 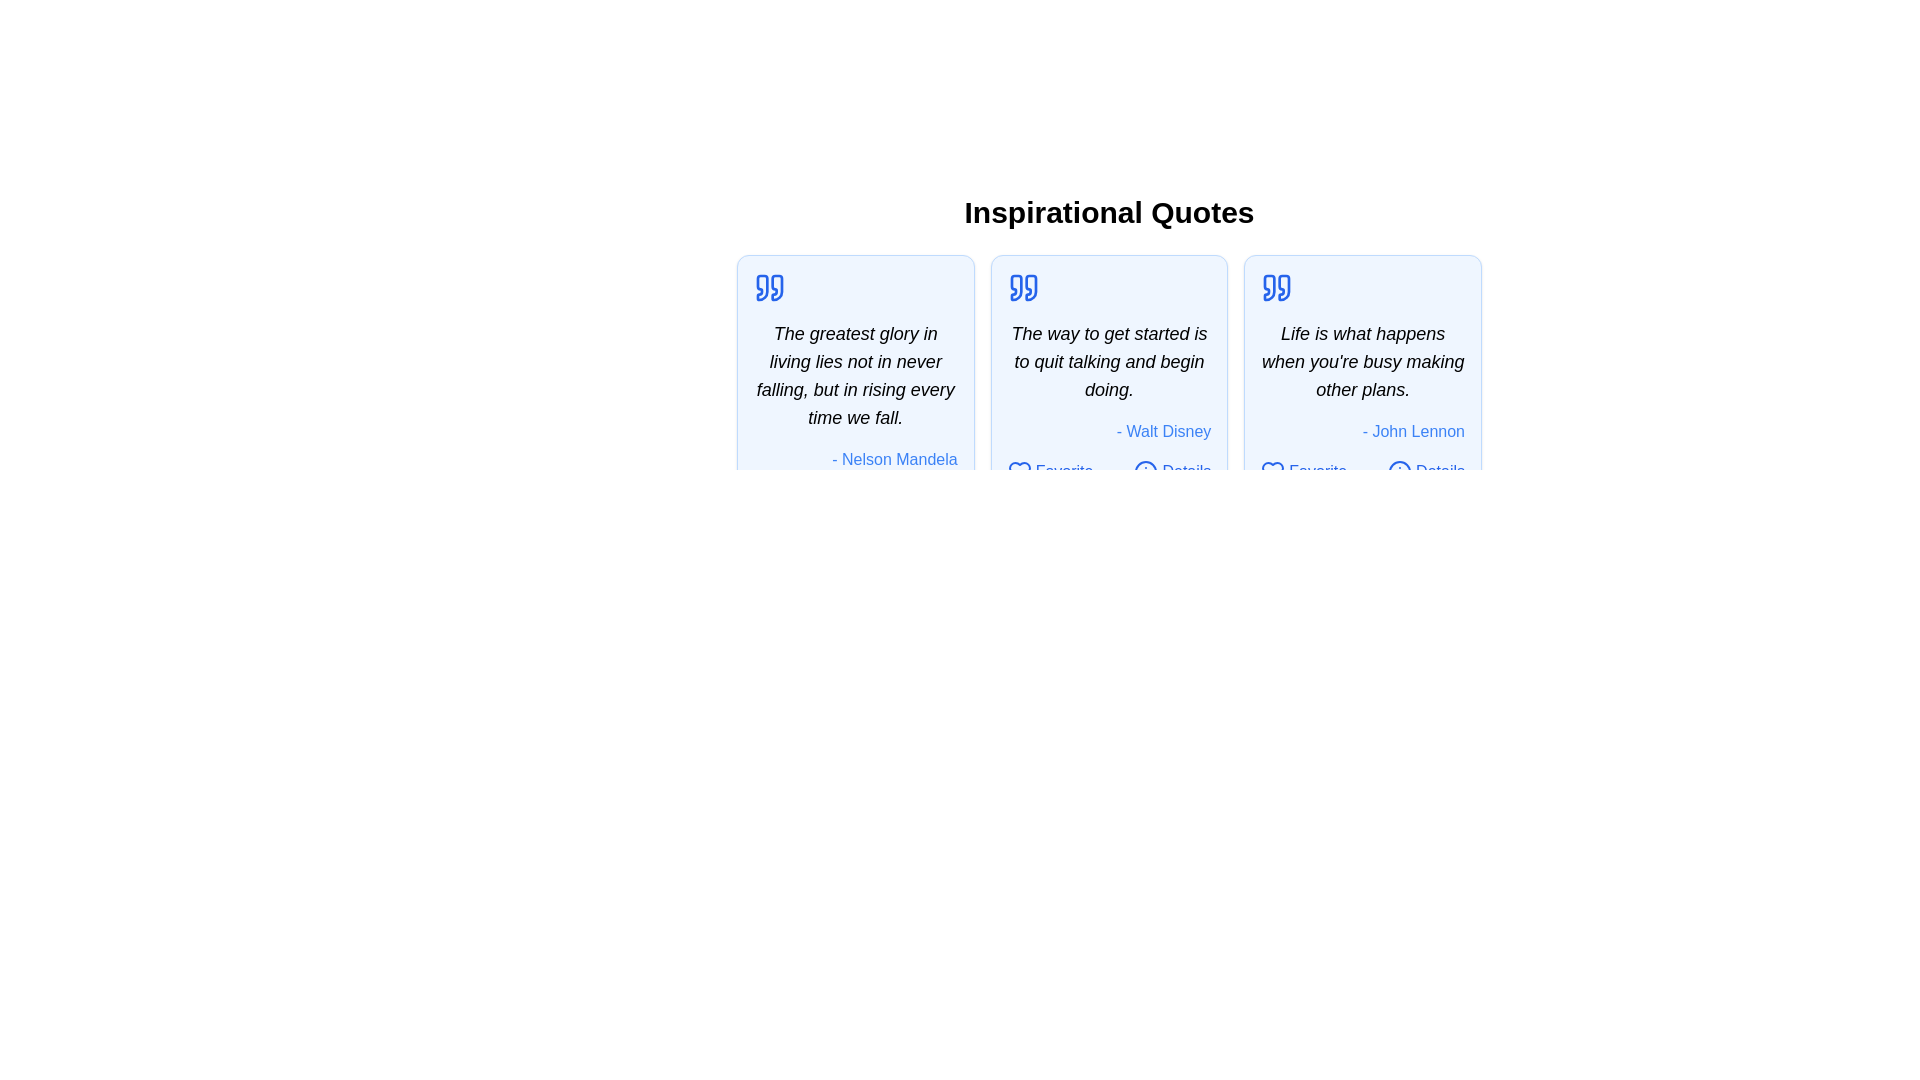 What do you see at coordinates (1318, 471) in the screenshot?
I see `the heart-shaped icon adjacent to the 'Favorite' text label to mark it as favorite` at bounding box center [1318, 471].